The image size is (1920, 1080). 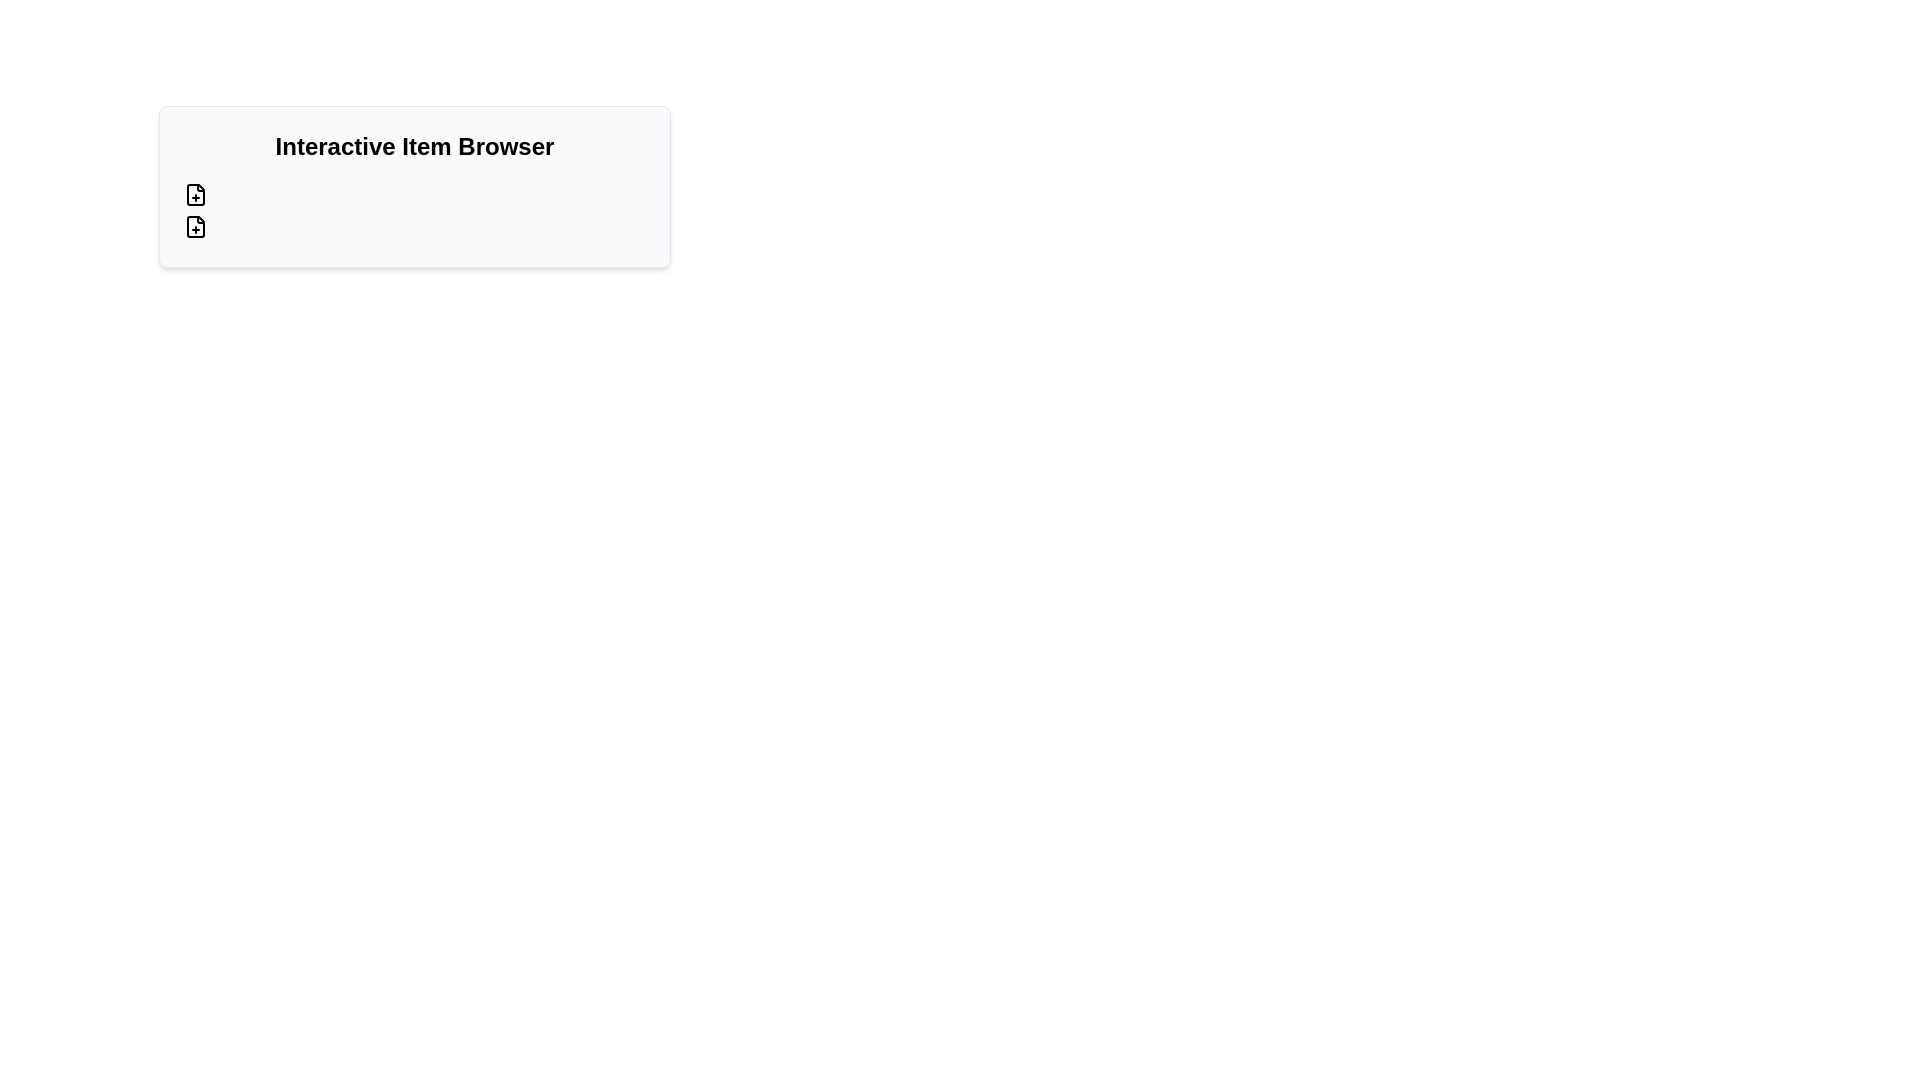 What do you see at coordinates (196, 195) in the screenshot?
I see `the SVG icon that resembles a folded paper corner, located in the top-left region of the interface, below the label 'Interactive Item Browser'` at bounding box center [196, 195].